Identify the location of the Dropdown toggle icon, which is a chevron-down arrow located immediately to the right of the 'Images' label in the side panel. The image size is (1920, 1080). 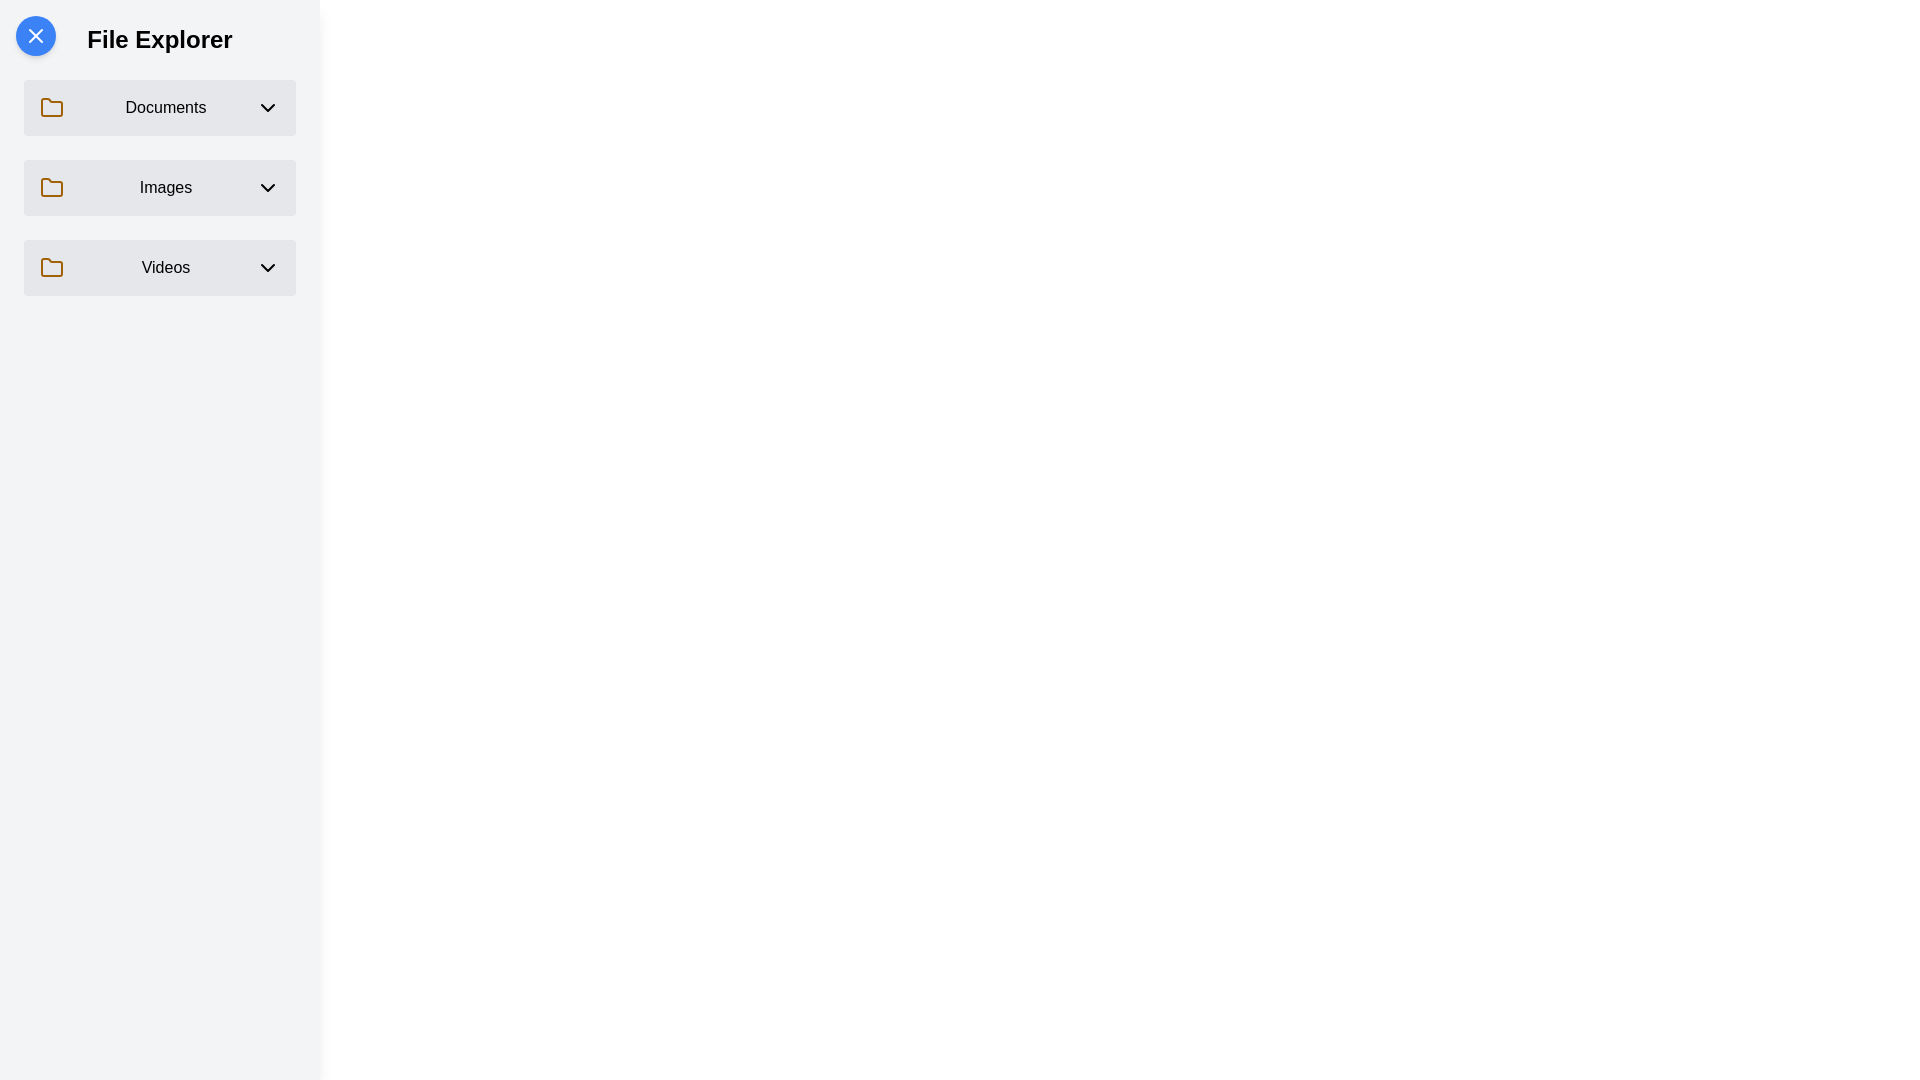
(267, 188).